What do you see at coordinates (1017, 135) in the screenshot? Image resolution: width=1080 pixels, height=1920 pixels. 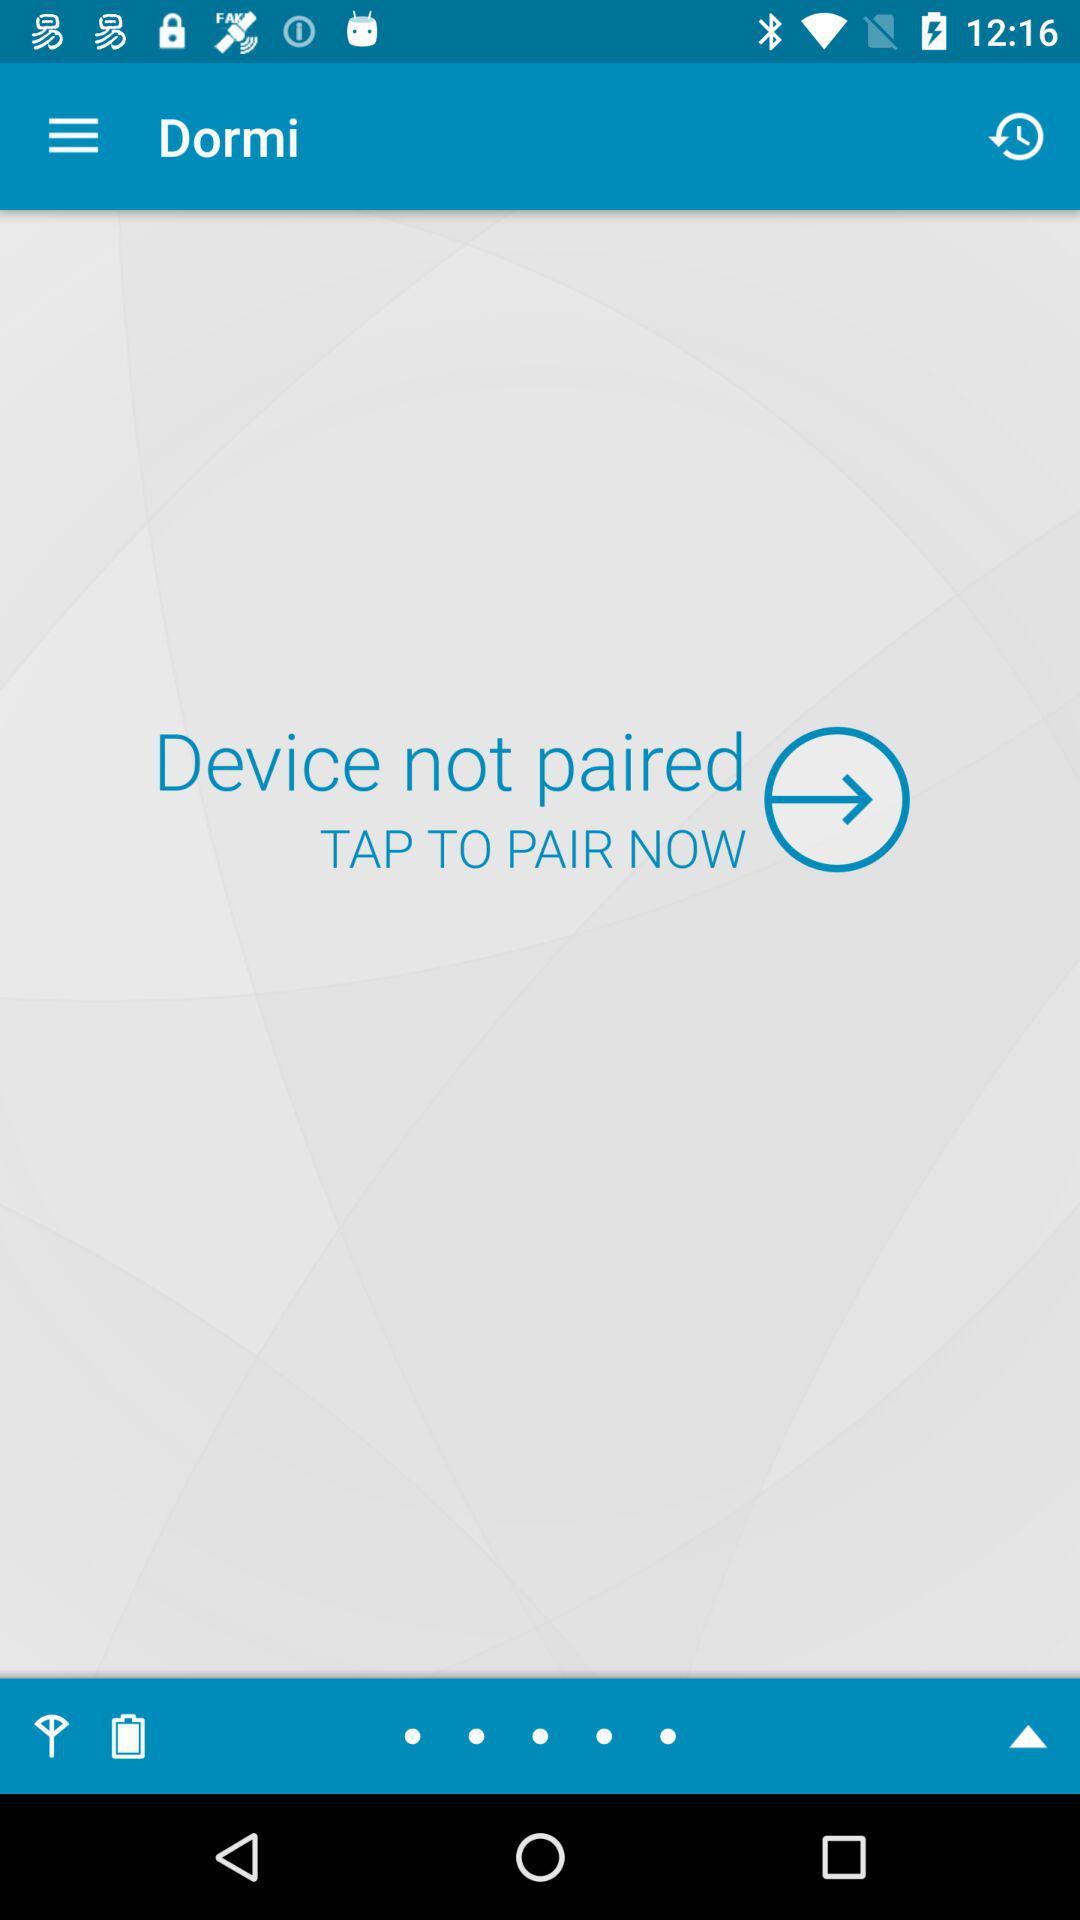 I see `the icon at the top right corner` at bounding box center [1017, 135].